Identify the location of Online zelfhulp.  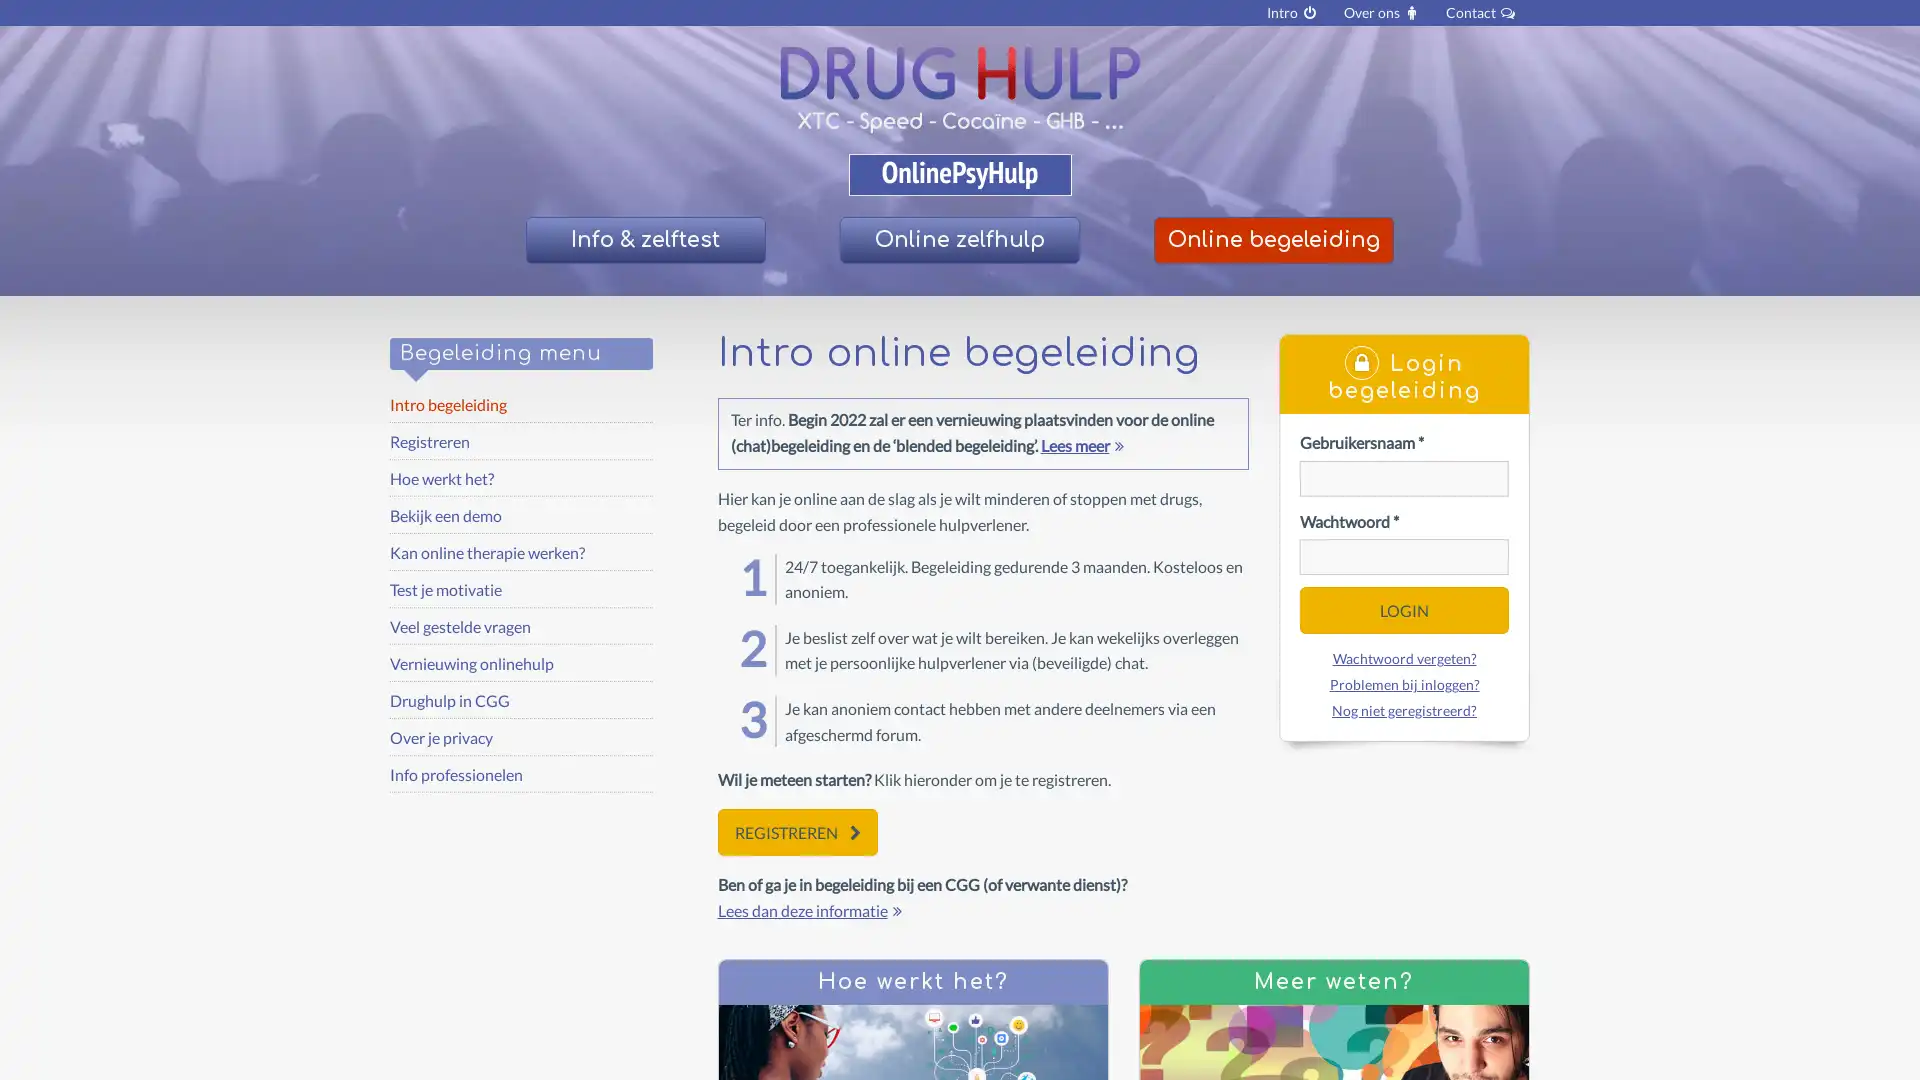
(958, 238).